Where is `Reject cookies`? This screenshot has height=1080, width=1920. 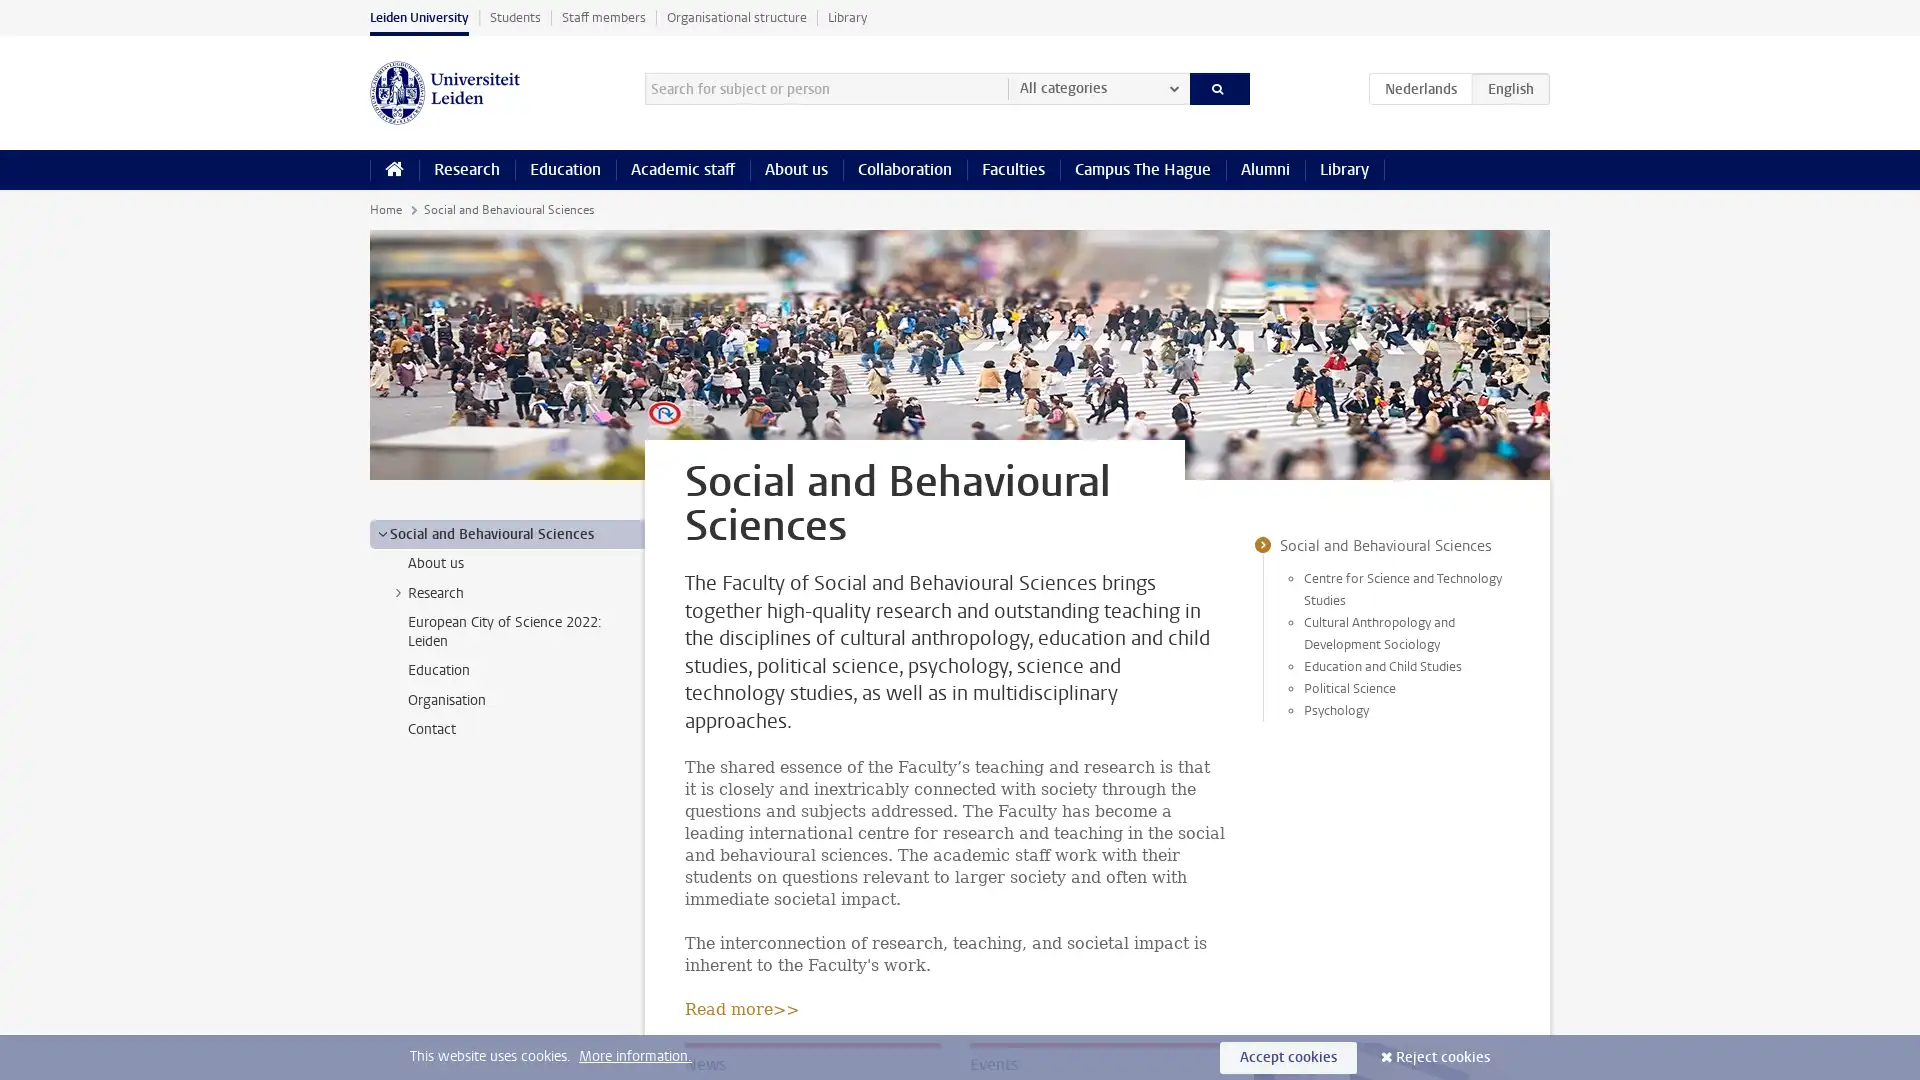 Reject cookies is located at coordinates (1443, 1056).